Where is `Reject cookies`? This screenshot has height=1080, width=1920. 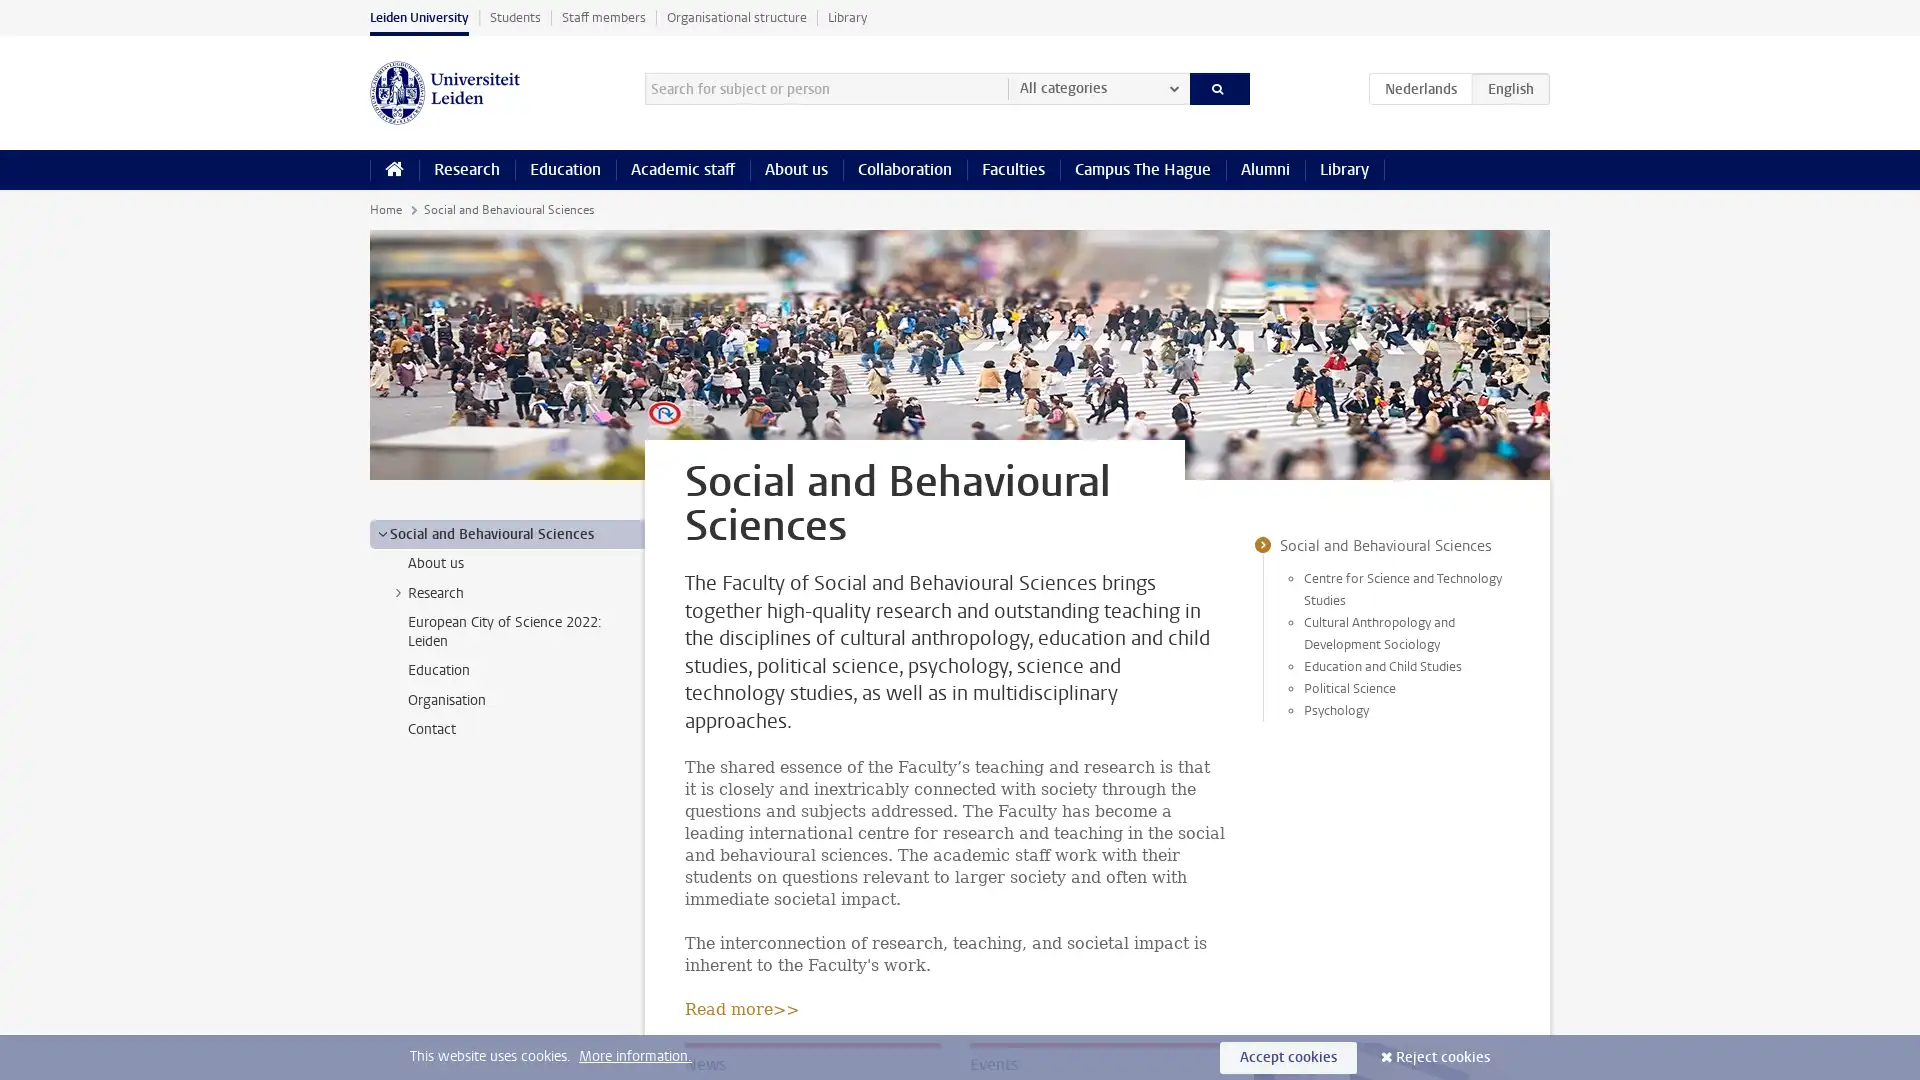 Reject cookies is located at coordinates (1443, 1056).